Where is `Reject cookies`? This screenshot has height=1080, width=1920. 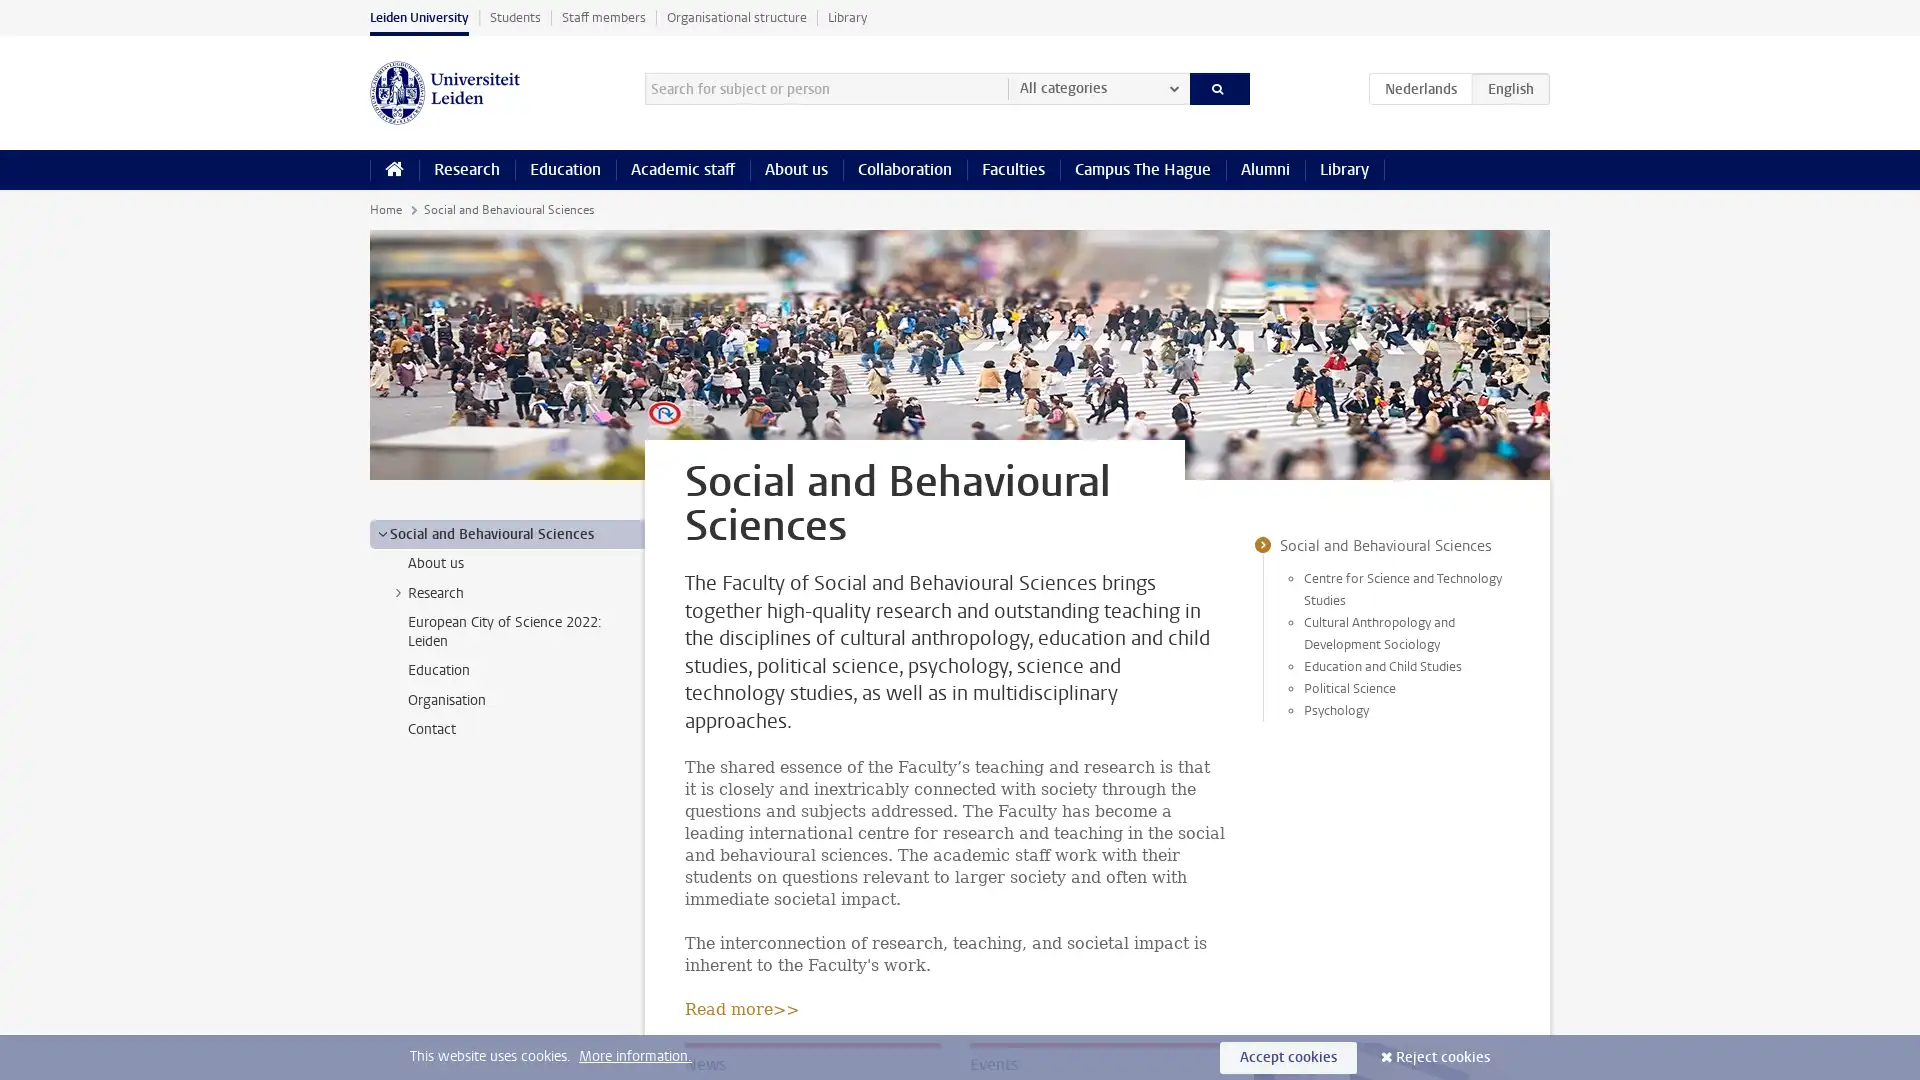 Reject cookies is located at coordinates (1443, 1056).